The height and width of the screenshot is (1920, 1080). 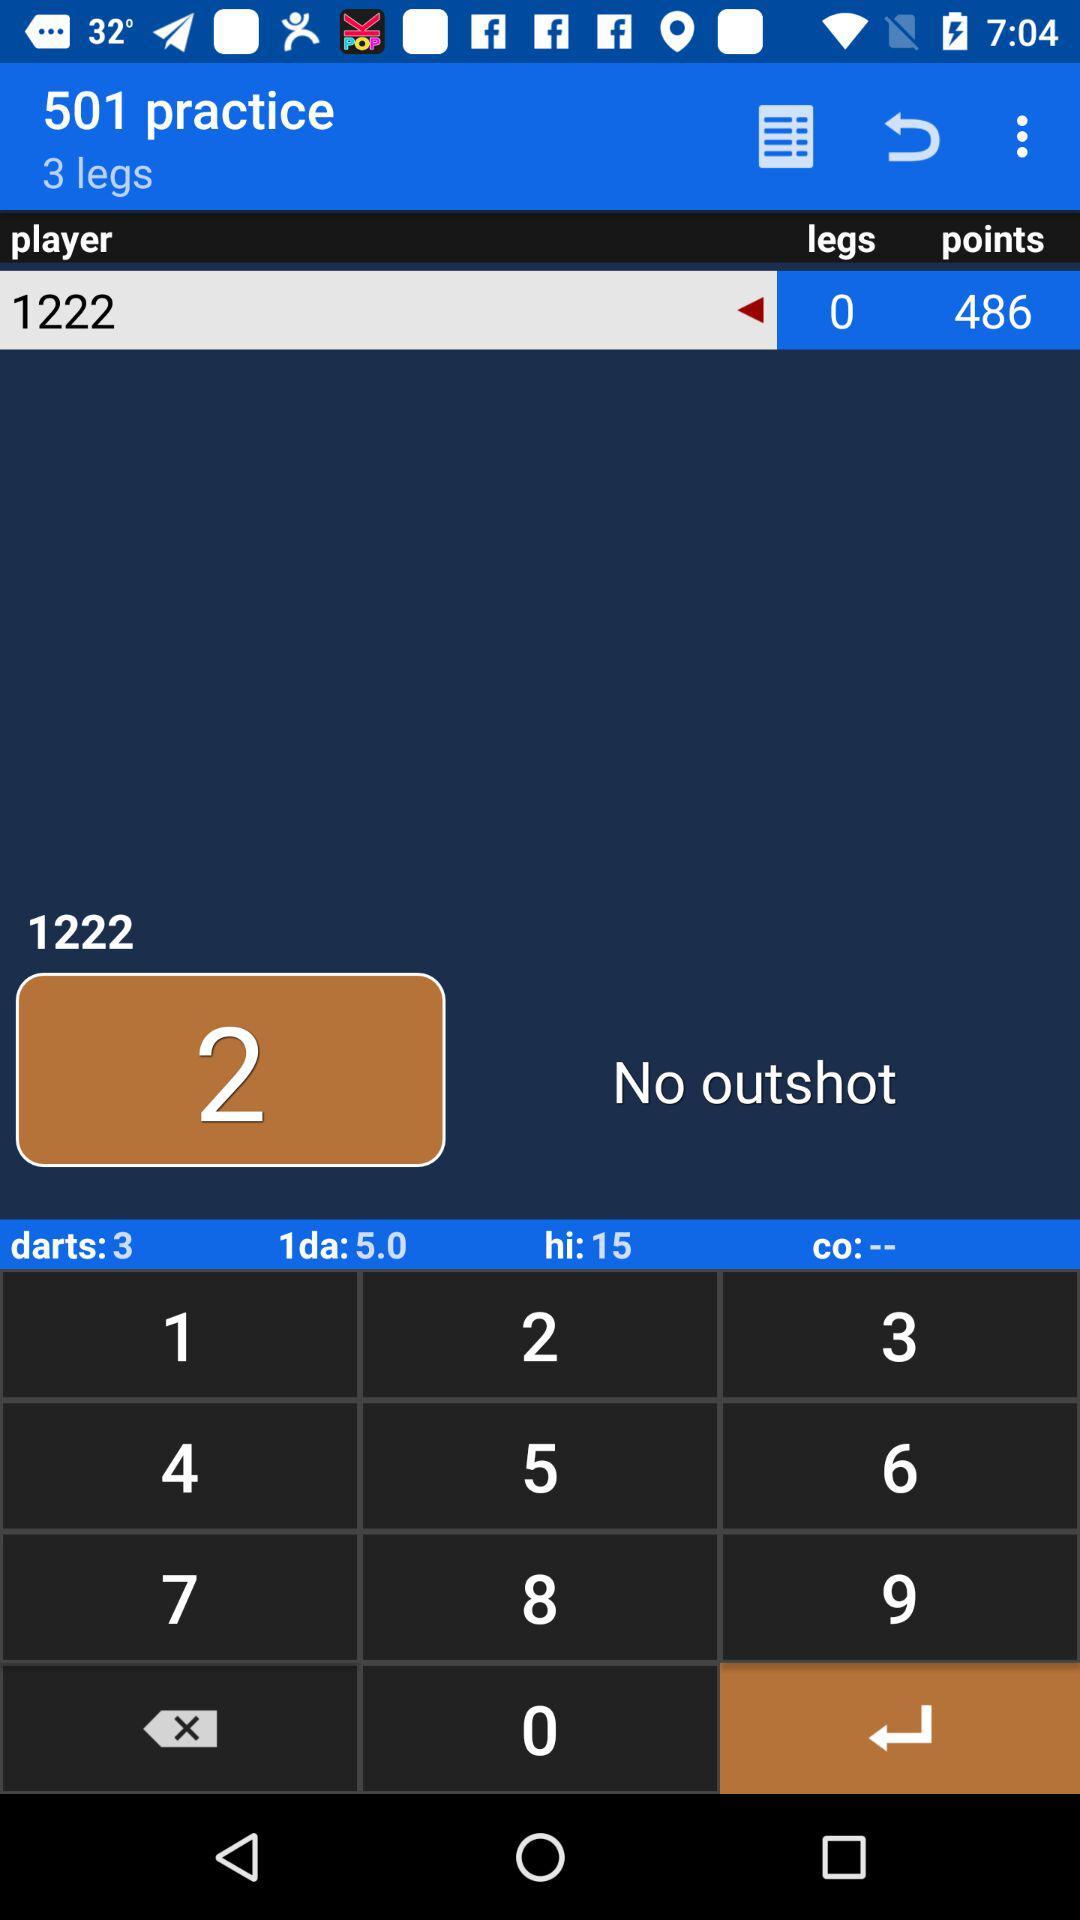 What do you see at coordinates (180, 1727) in the screenshot?
I see `delete` at bounding box center [180, 1727].